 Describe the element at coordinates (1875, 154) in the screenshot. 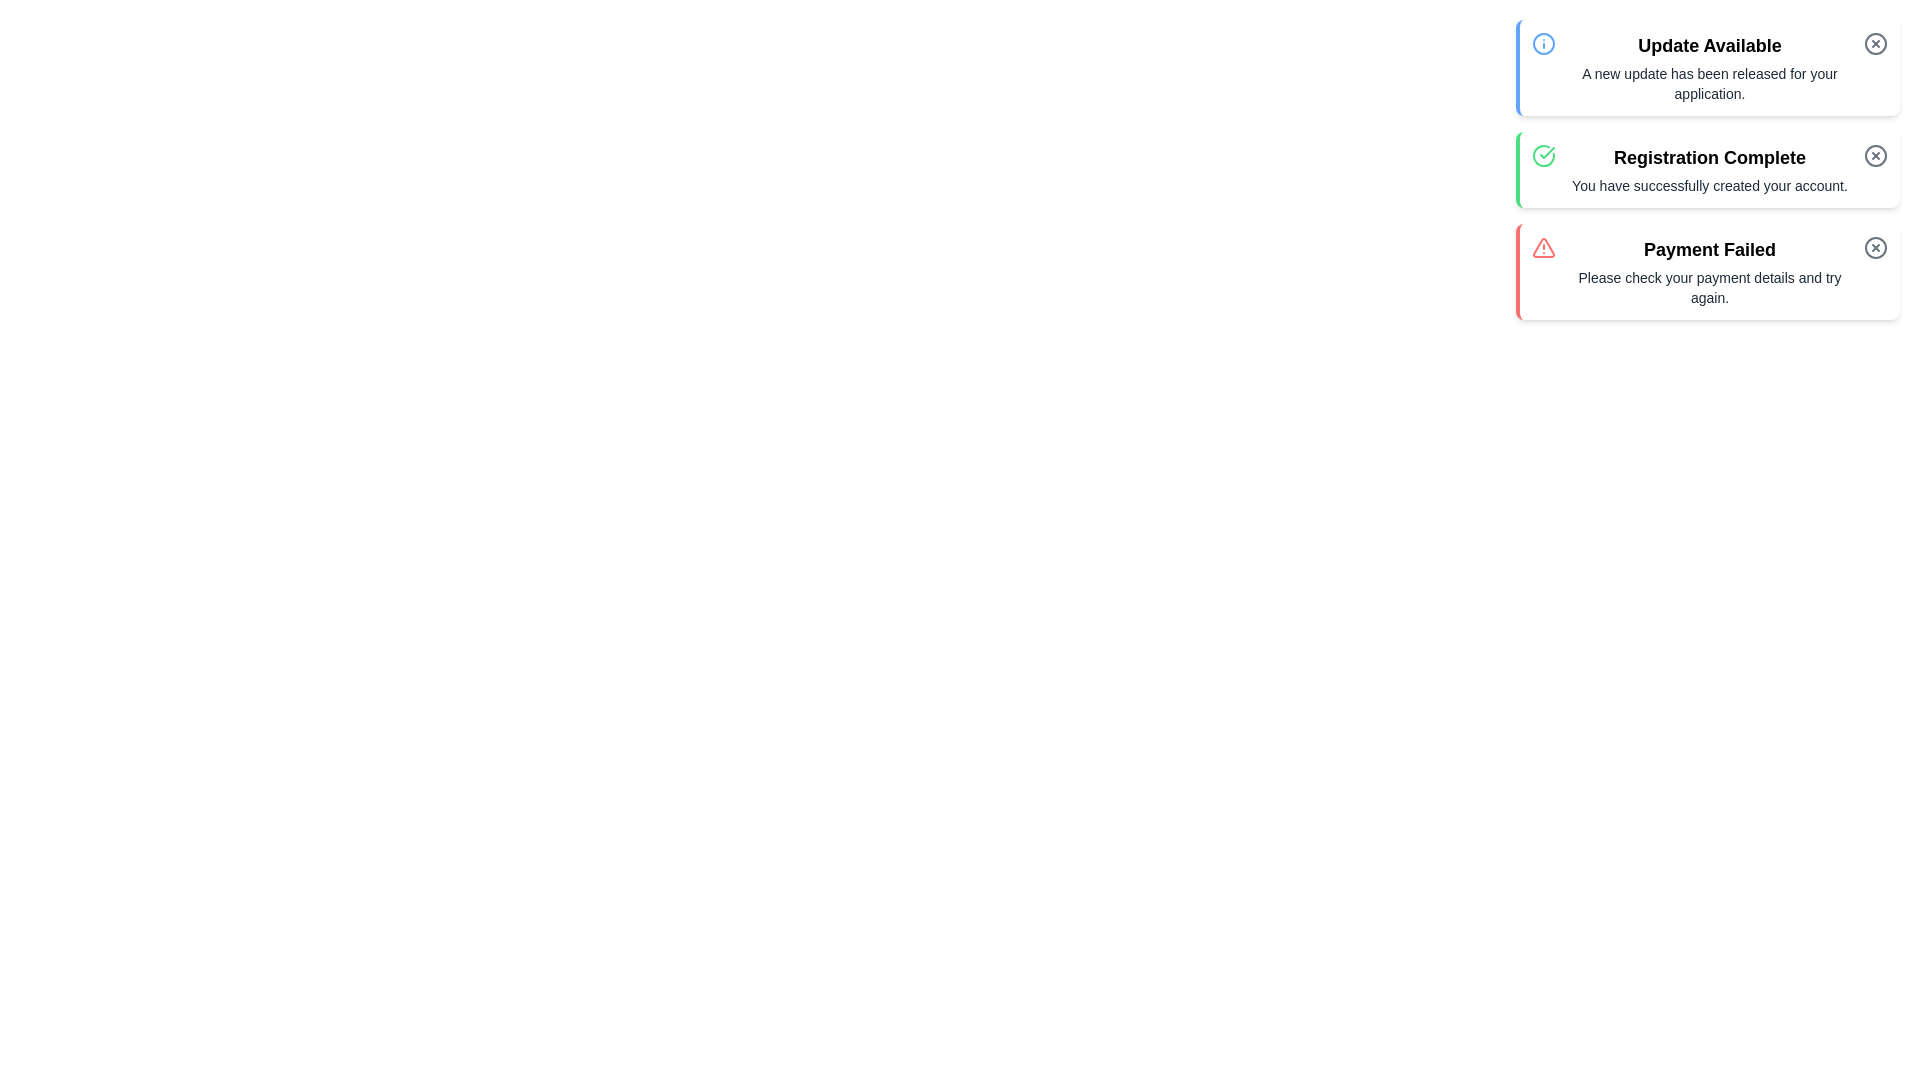

I see `the circular icon located next to the 'Registration Complete' text in the center notification card` at that location.